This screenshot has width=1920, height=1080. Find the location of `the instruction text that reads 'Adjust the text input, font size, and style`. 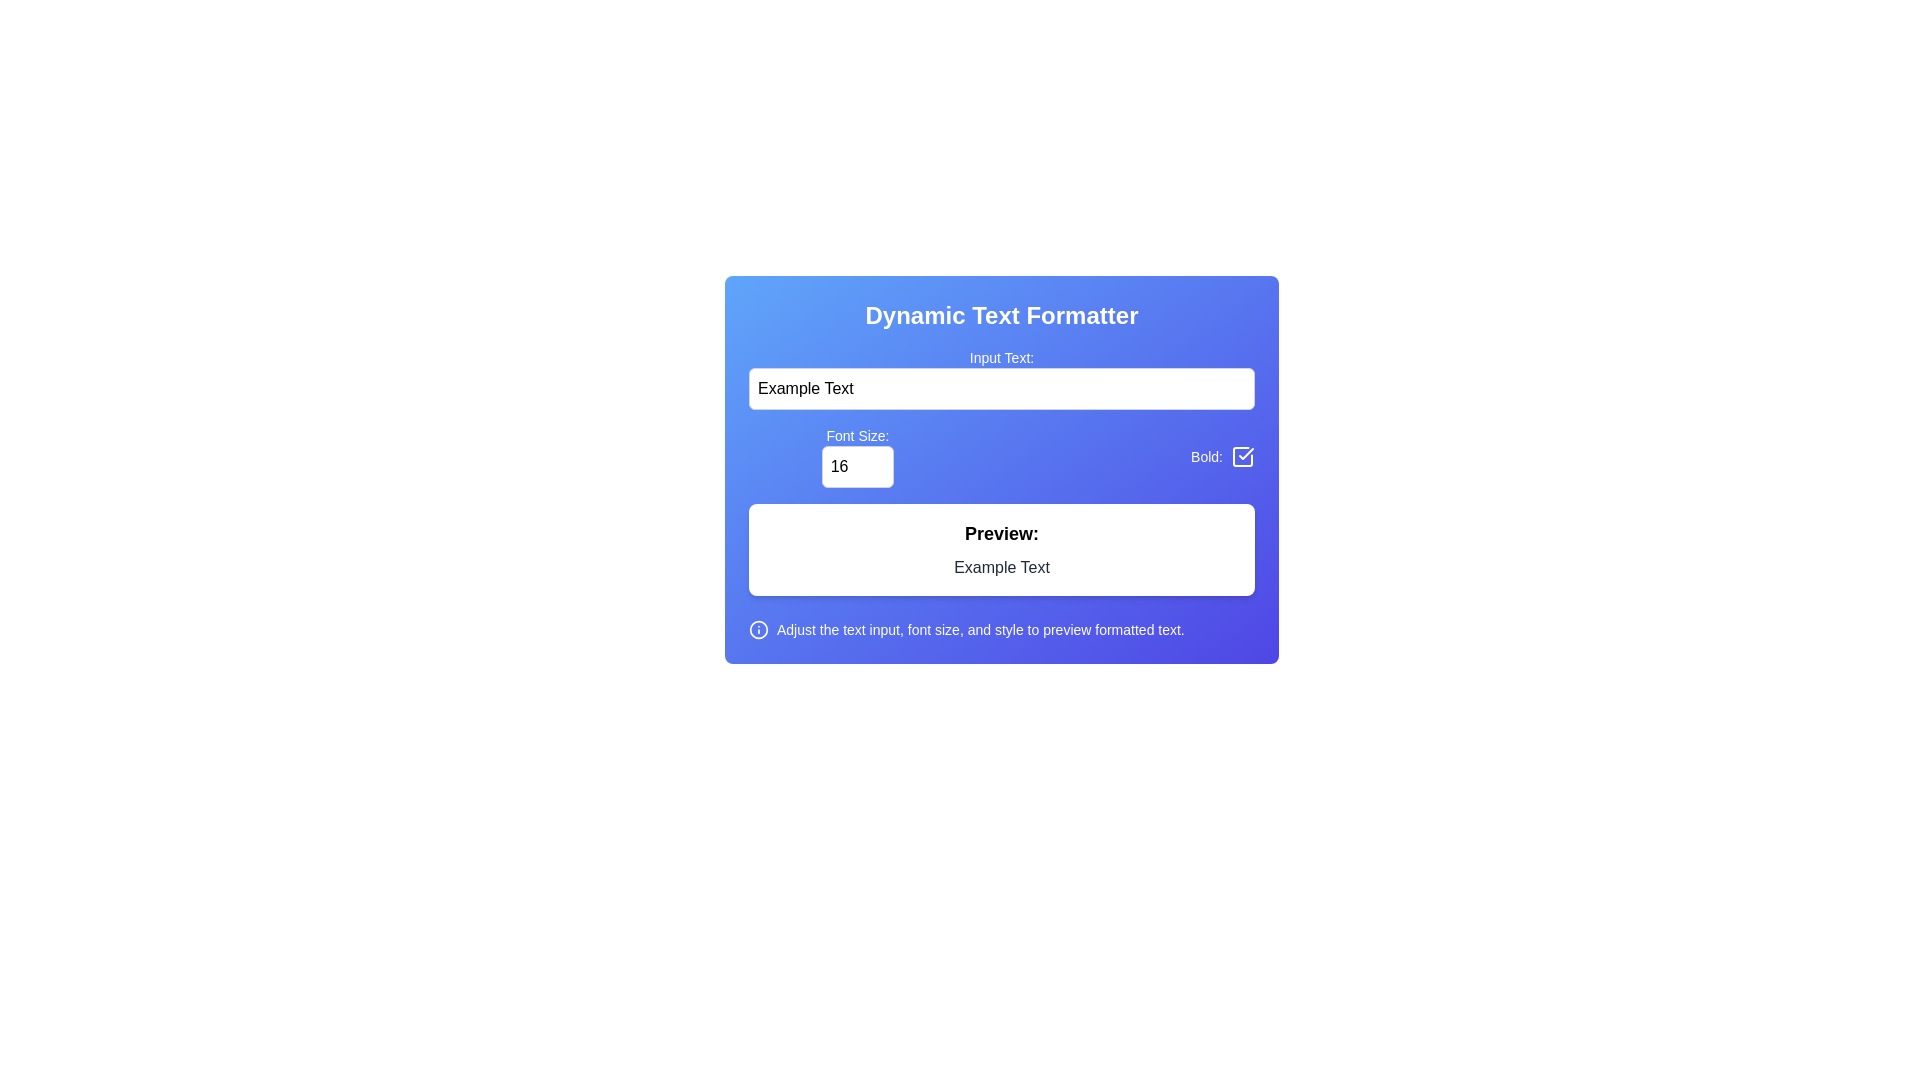

the instruction text that reads 'Adjust the text input, font size, and style is located at coordinates (980, 628).